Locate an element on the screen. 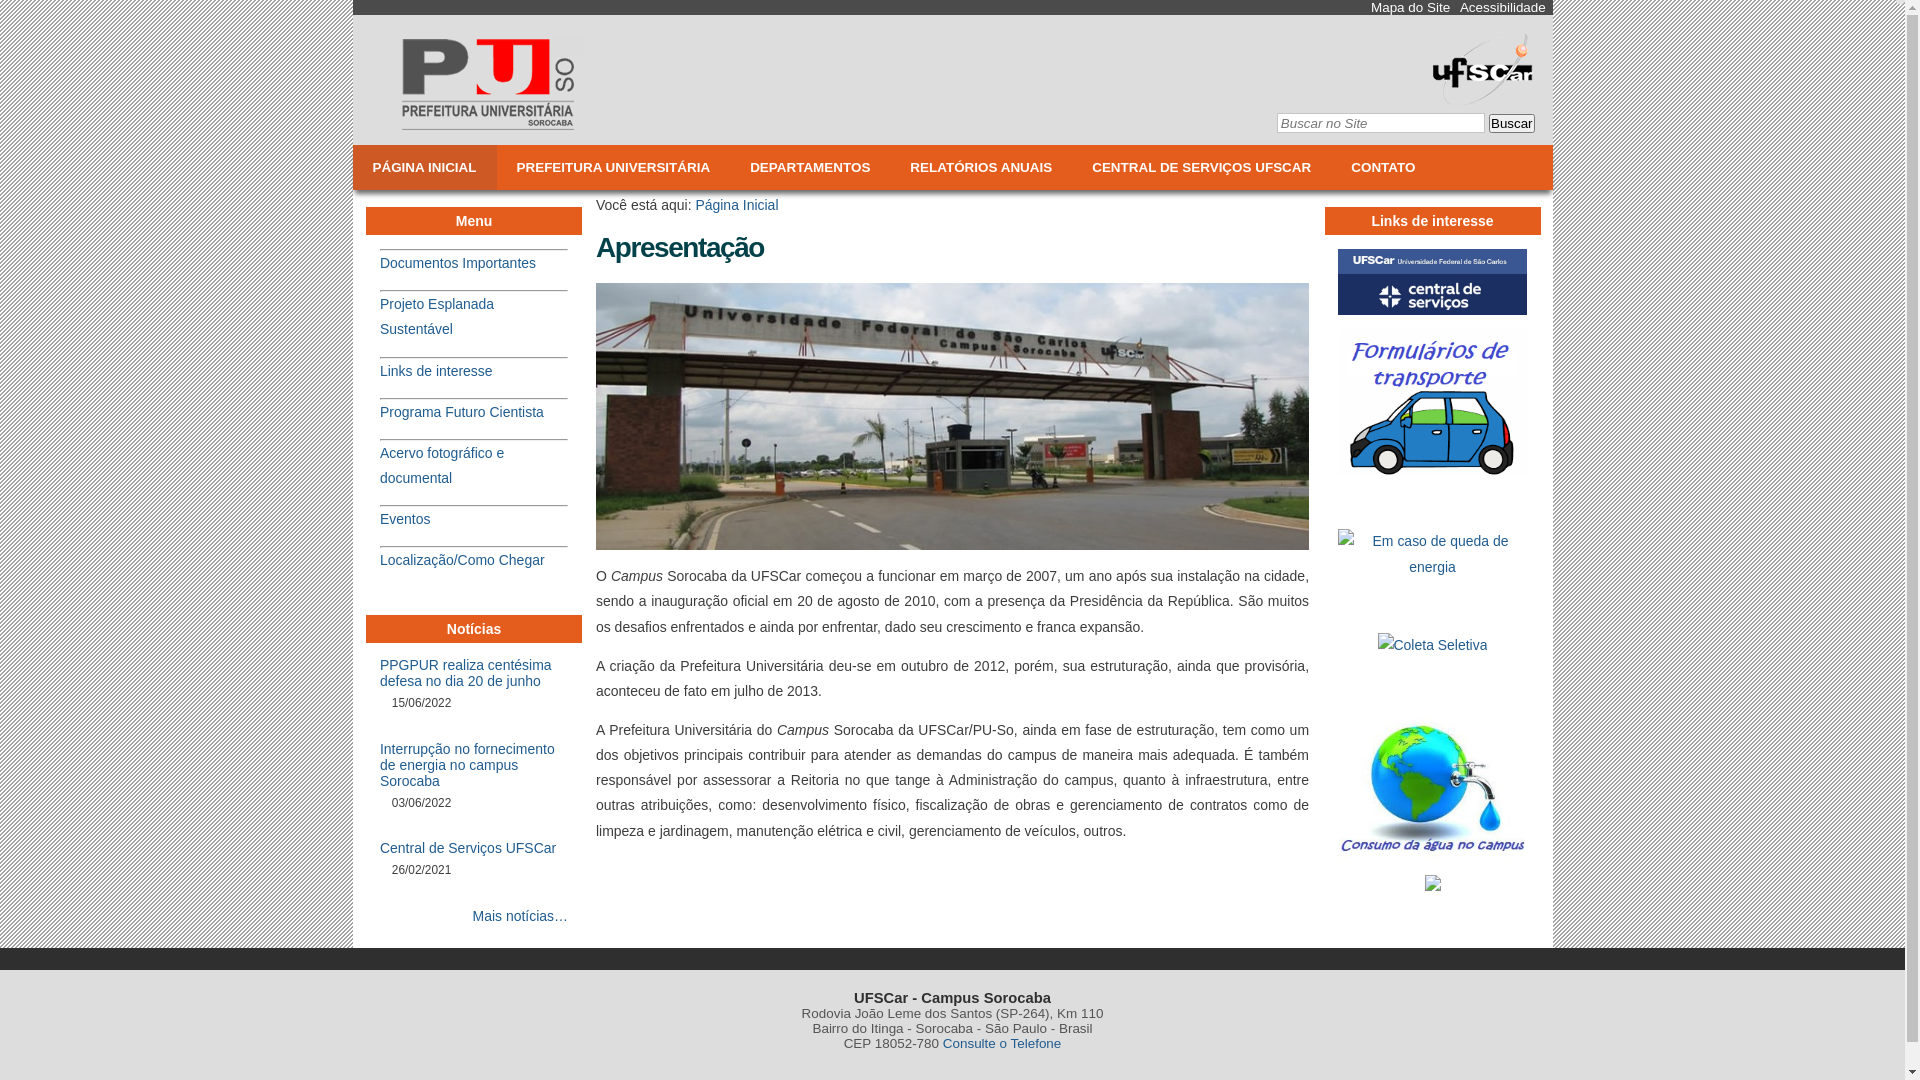 The width and height of the screenshot is (1920, 1080). 'Em caso de queda de energia' is located at coordinates (1338, 554).